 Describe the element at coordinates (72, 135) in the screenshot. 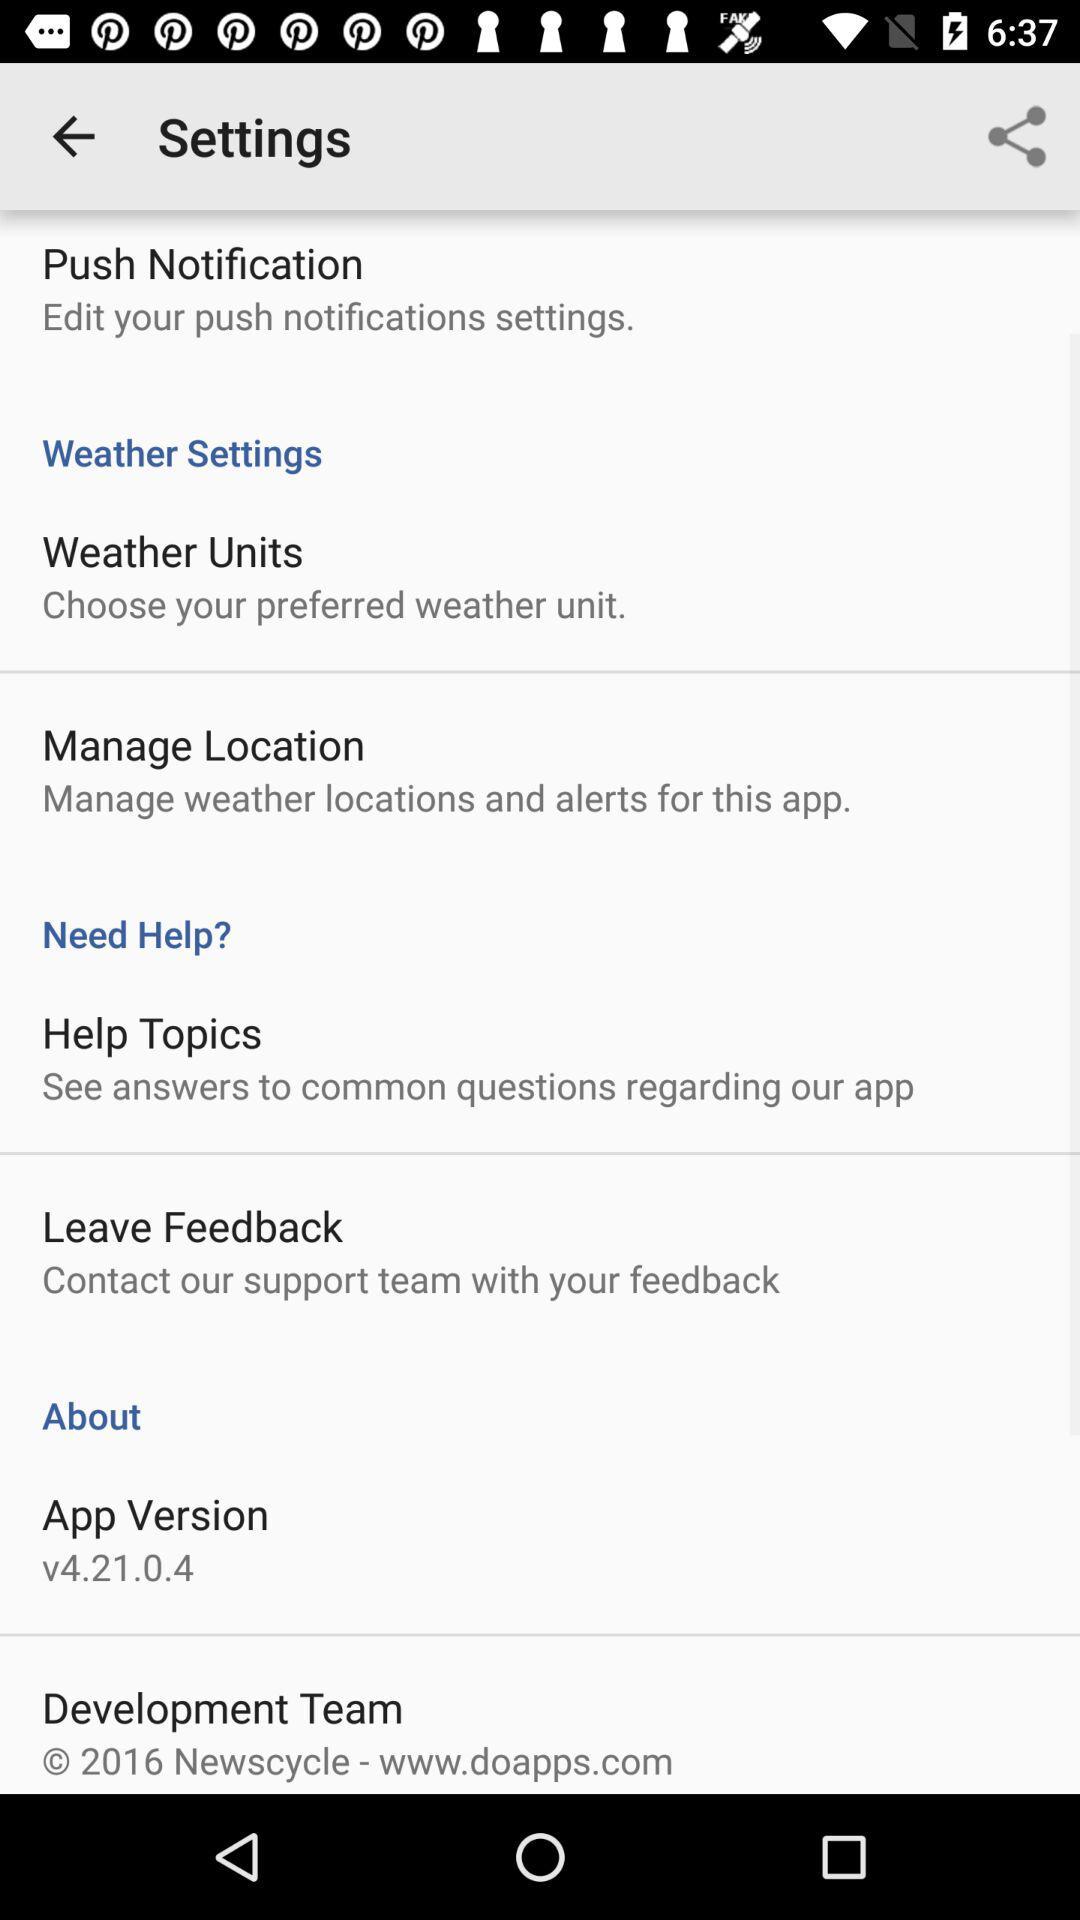

I see `icon next to settings  item` at that location.